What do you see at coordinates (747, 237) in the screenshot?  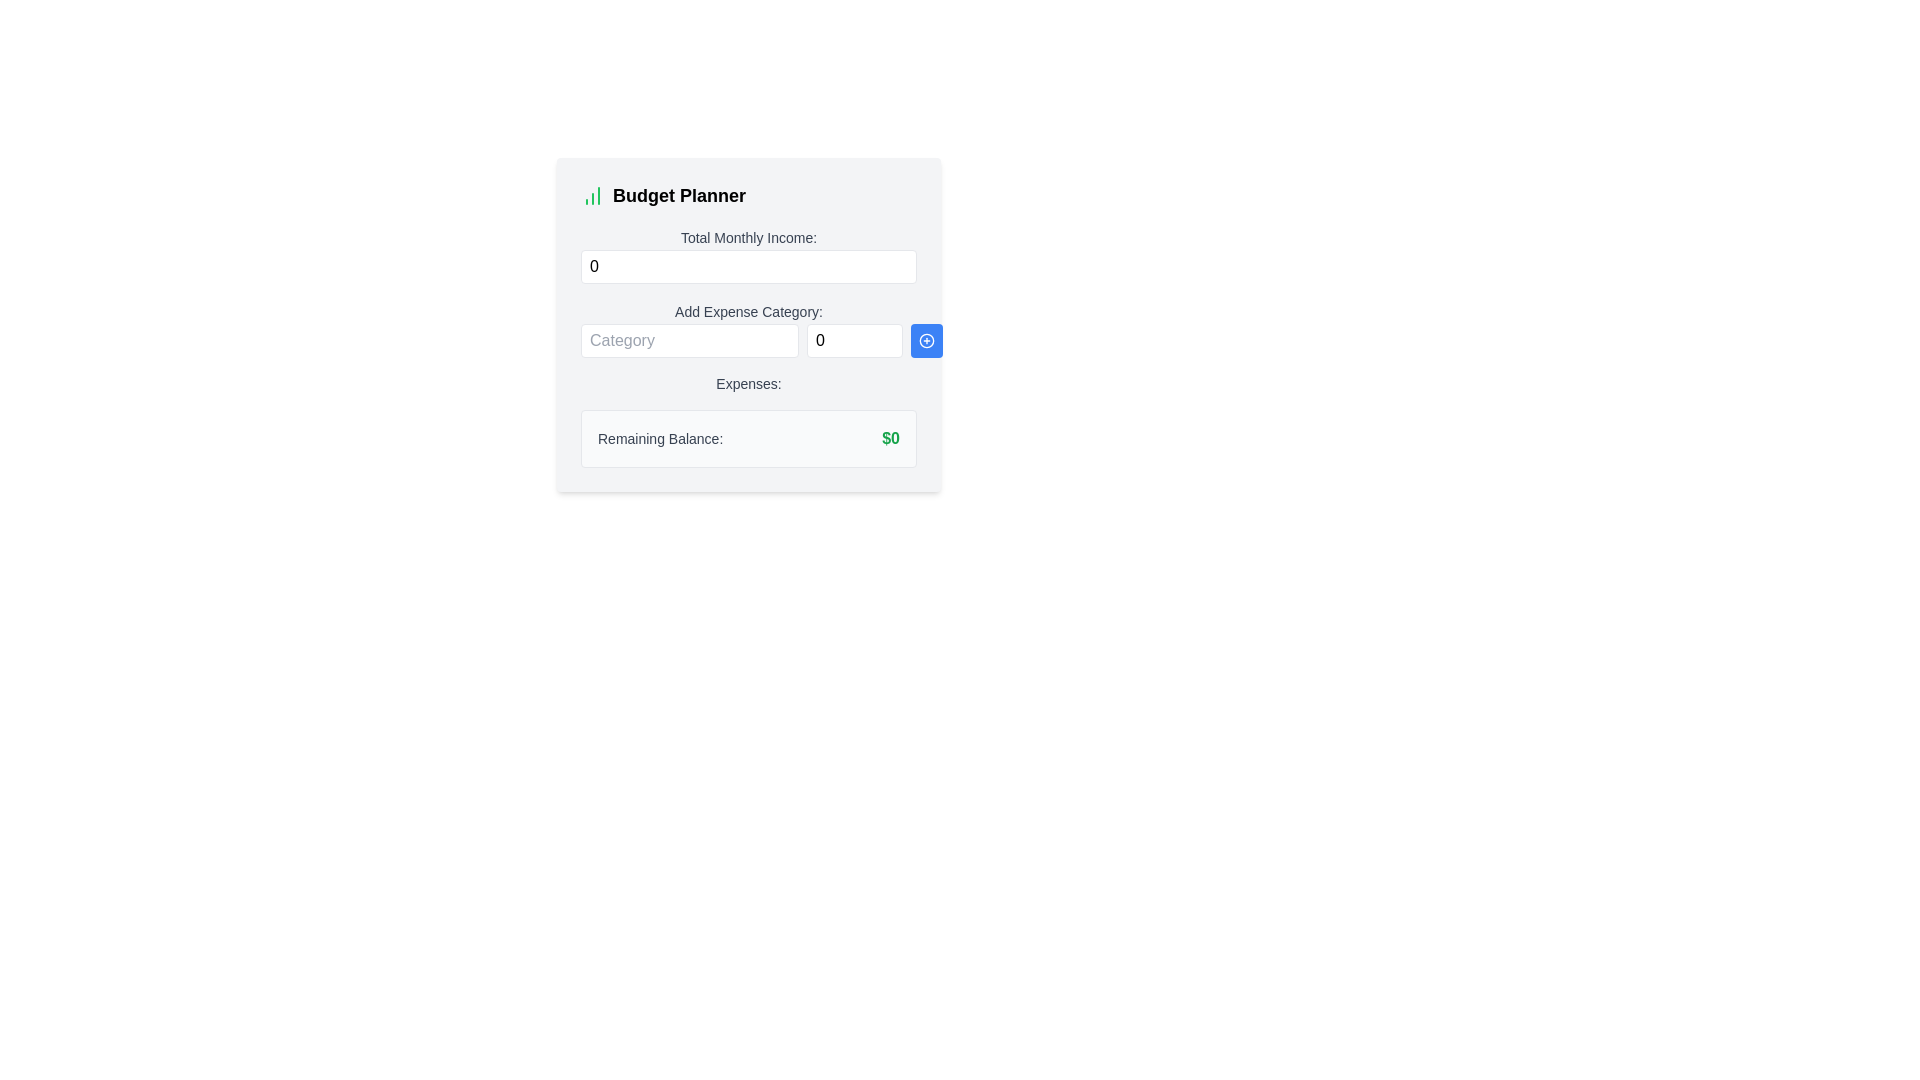 I see `the label displaying 'Total Monthly Income:' which is styled with small font size, medium weight, and gray color, positioned above the numeric input field in the budgeting application` at bounding box center [747, 237].